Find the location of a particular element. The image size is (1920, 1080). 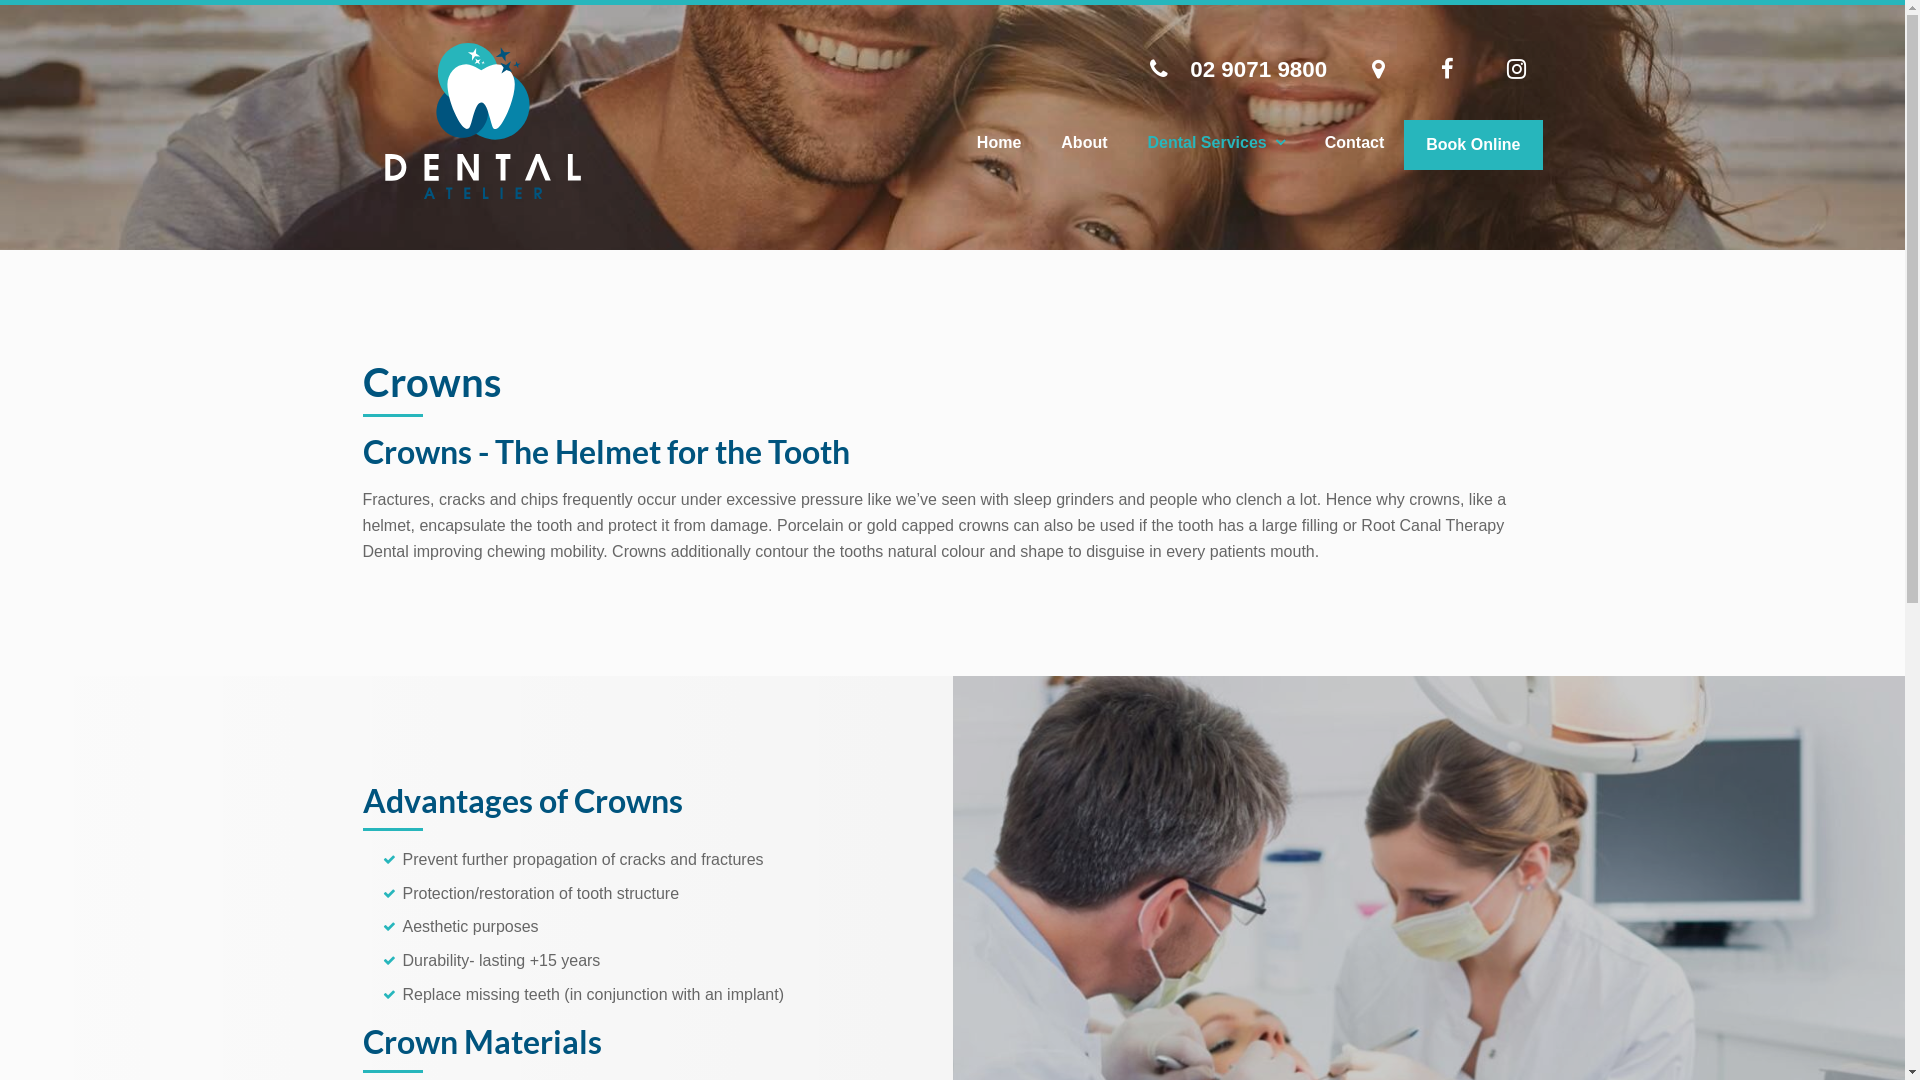

'About' is located at coordinates (1083, 141).